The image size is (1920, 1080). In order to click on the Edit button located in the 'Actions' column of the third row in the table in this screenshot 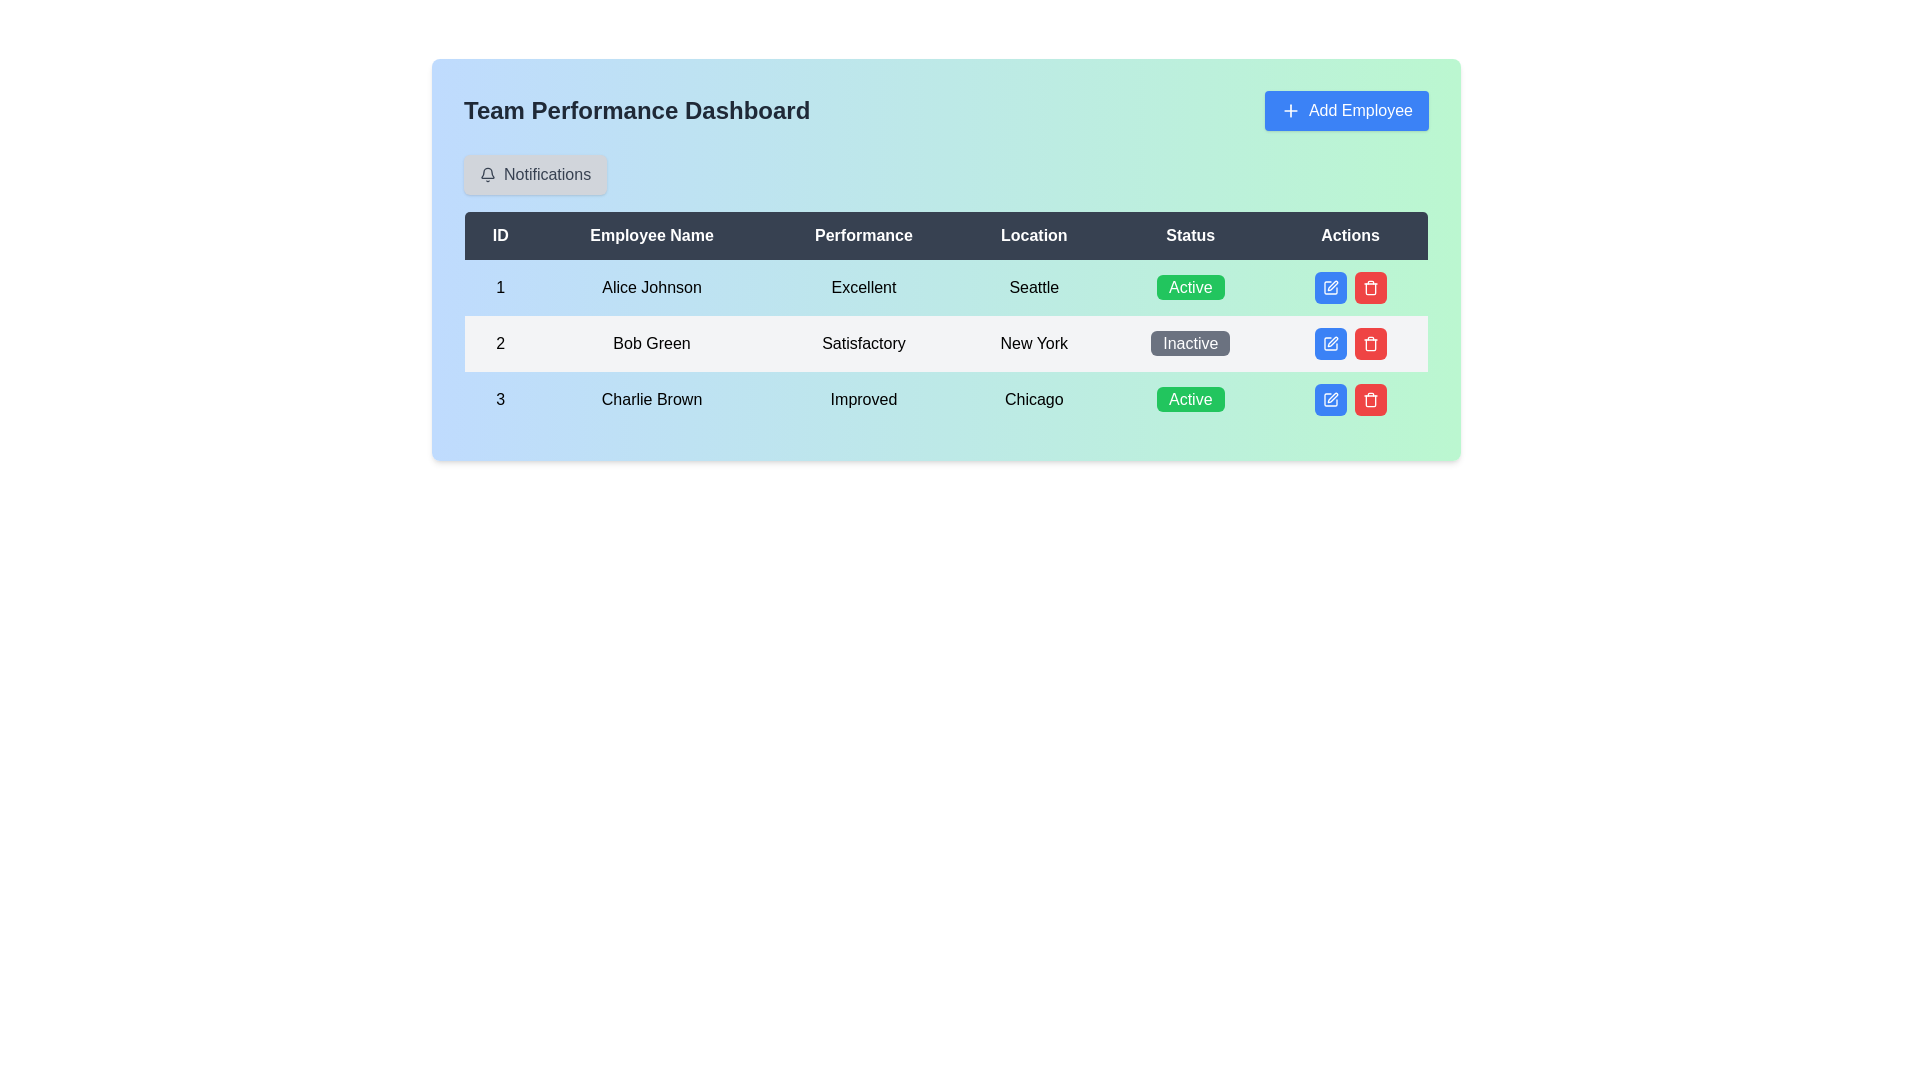, I will do `click(1330, 400)`.